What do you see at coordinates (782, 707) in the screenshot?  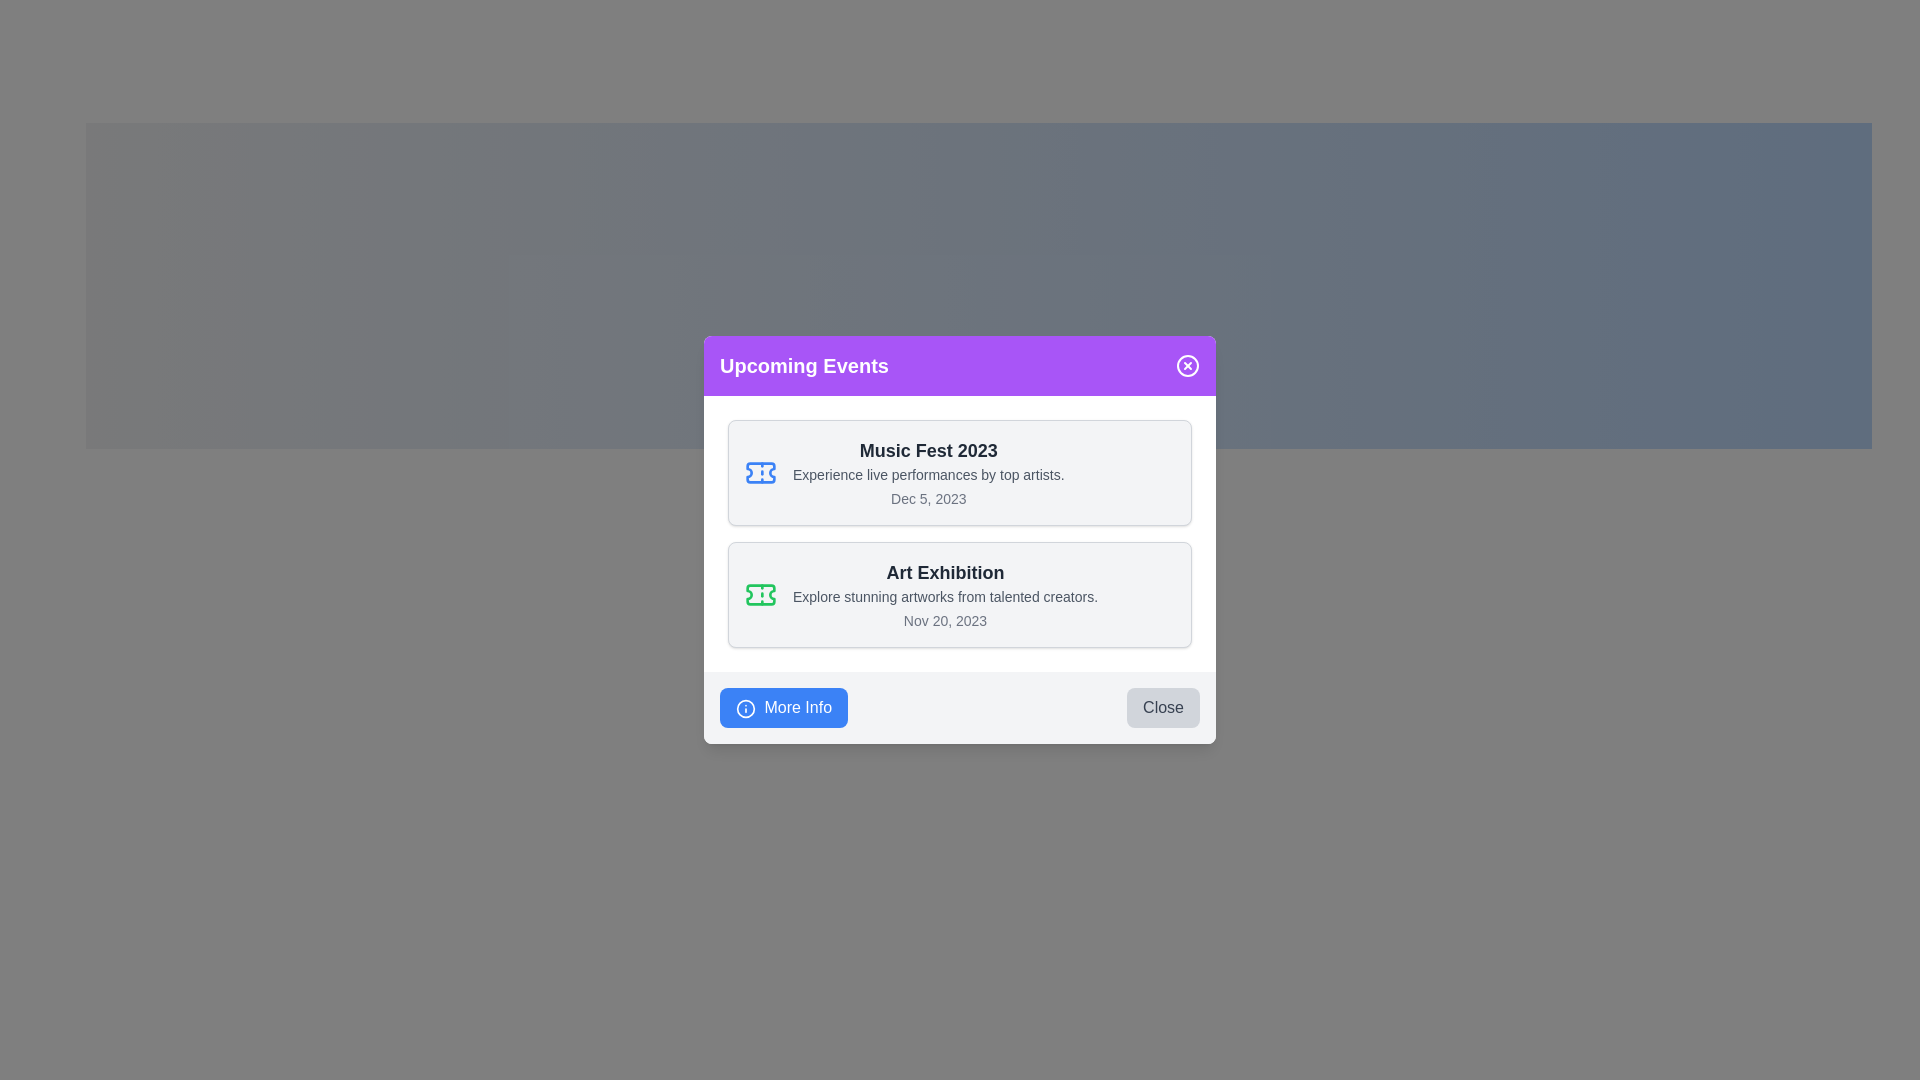 I see `the 'More Info' button, which is a rectangular button with a blue background and white text located at the bottom left of the 'Upcoming Events' modal panel` at bounding box center [782, 707].